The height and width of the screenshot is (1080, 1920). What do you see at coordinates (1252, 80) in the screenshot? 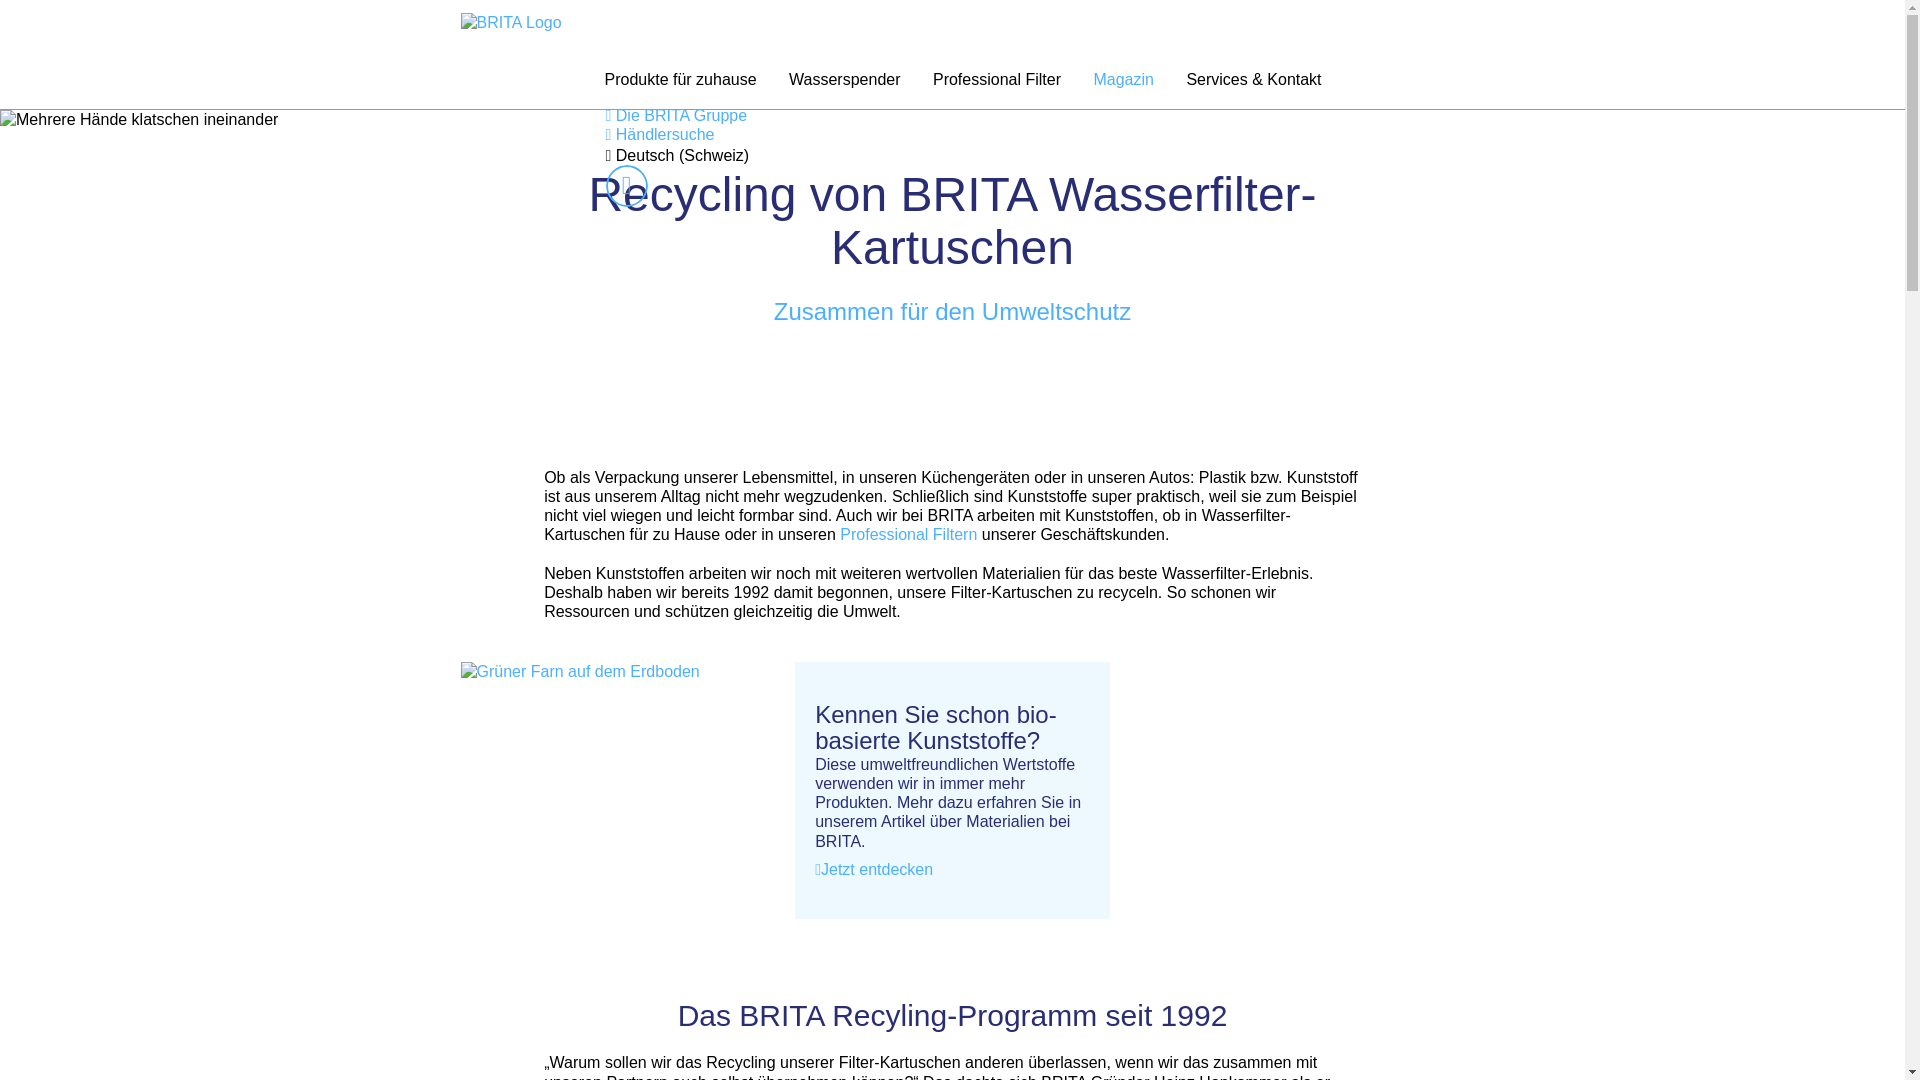
I see `'Services & Kontakt'` at bounding box center [1252, 80].